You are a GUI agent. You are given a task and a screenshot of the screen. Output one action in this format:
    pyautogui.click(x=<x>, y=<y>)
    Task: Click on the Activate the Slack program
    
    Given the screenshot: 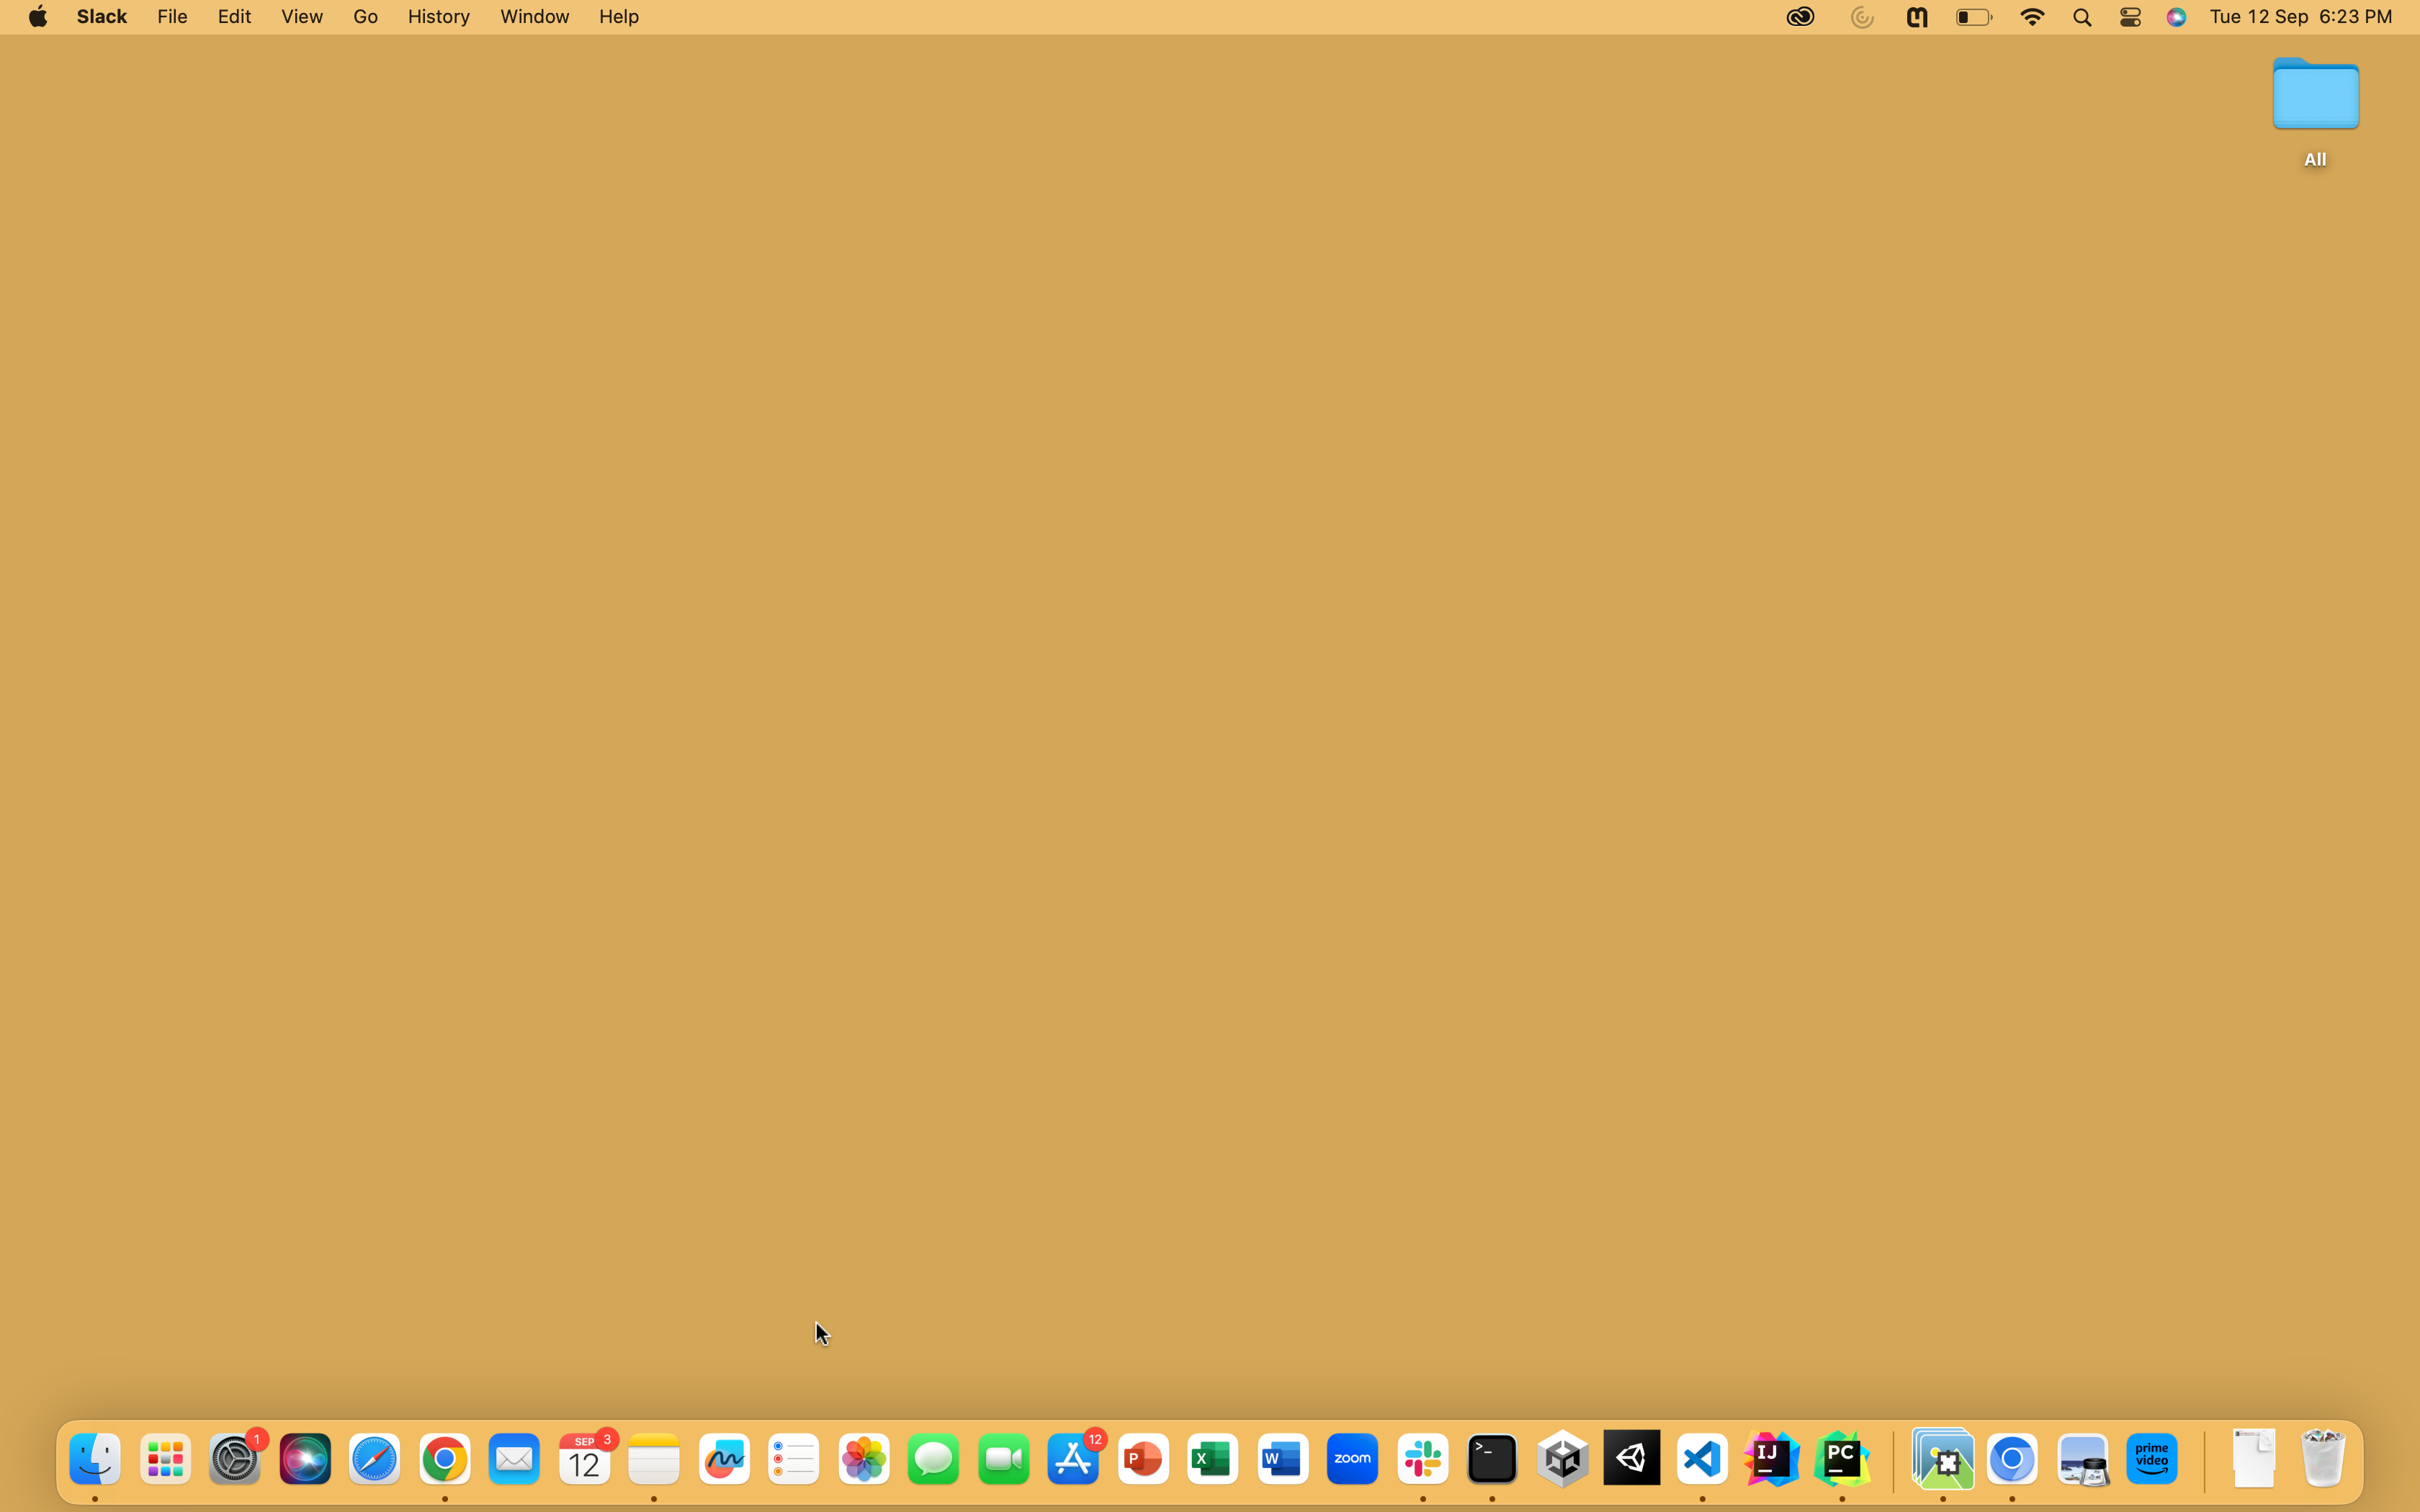 What is the action you would take?
    pyautogui.click(x=102, y=19)
    